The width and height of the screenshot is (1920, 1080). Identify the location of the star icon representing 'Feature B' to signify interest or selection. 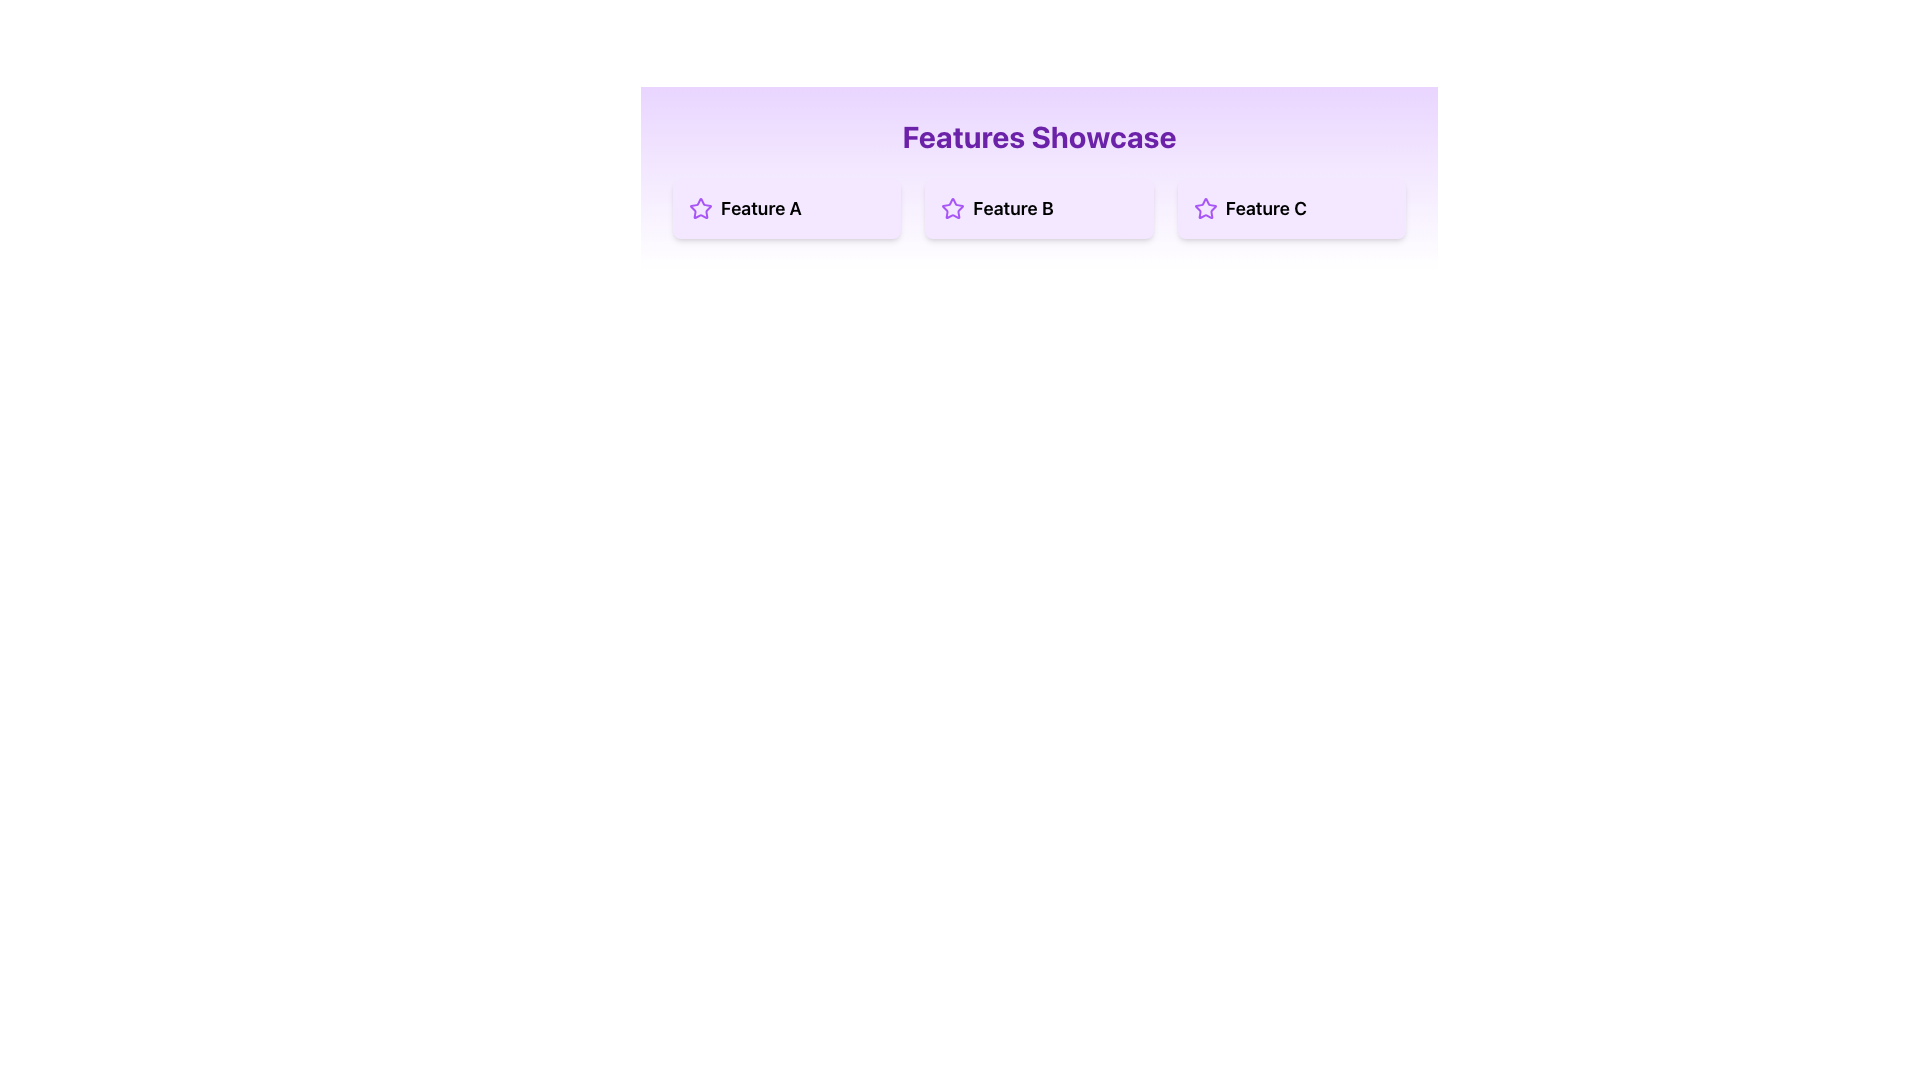
(1038, 208).